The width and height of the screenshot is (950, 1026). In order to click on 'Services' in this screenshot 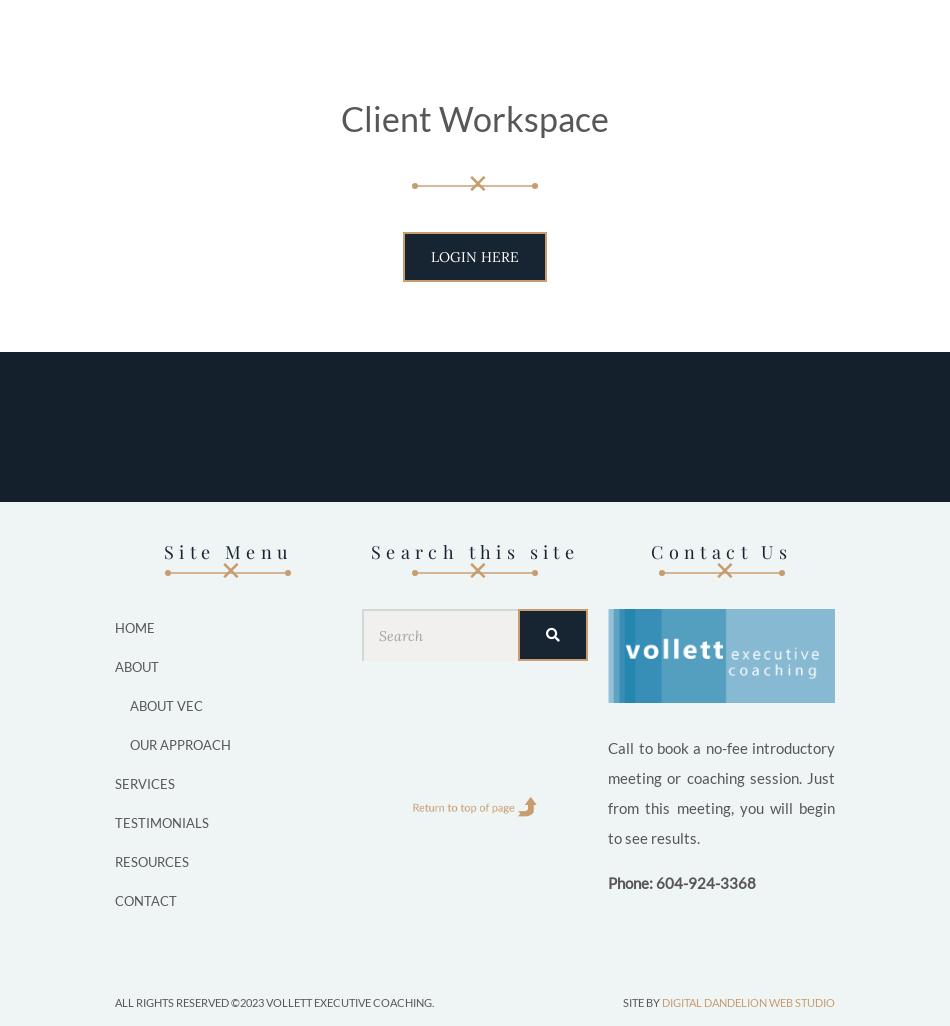, I will do `click(144, 782)`.